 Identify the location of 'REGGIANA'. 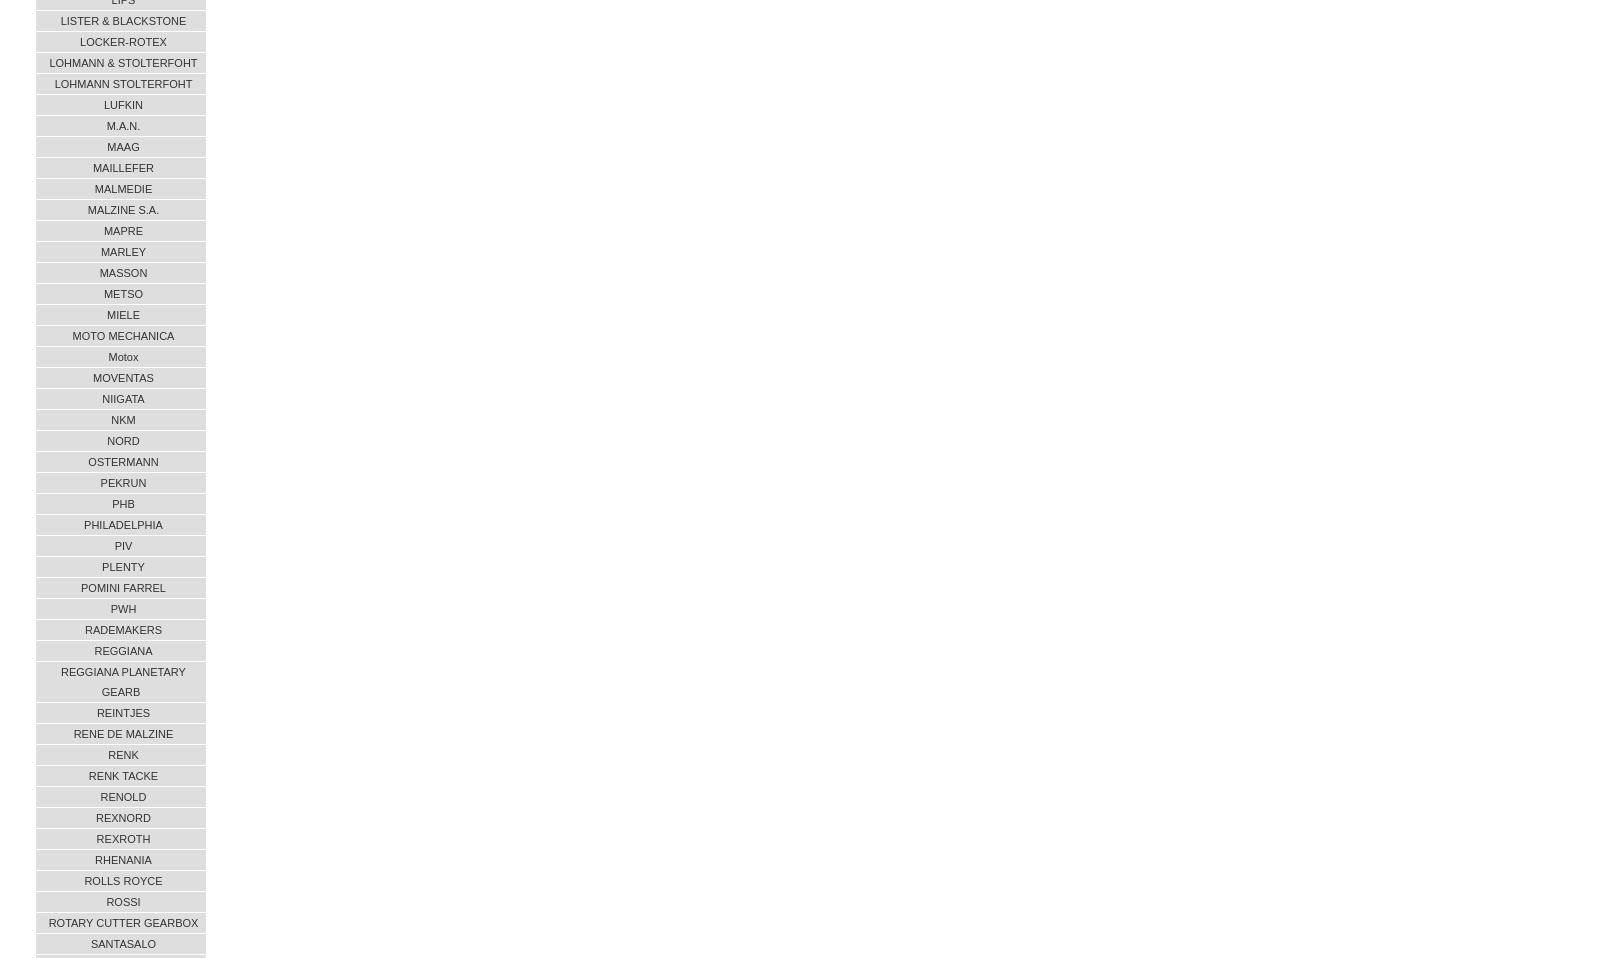
(122, 649).